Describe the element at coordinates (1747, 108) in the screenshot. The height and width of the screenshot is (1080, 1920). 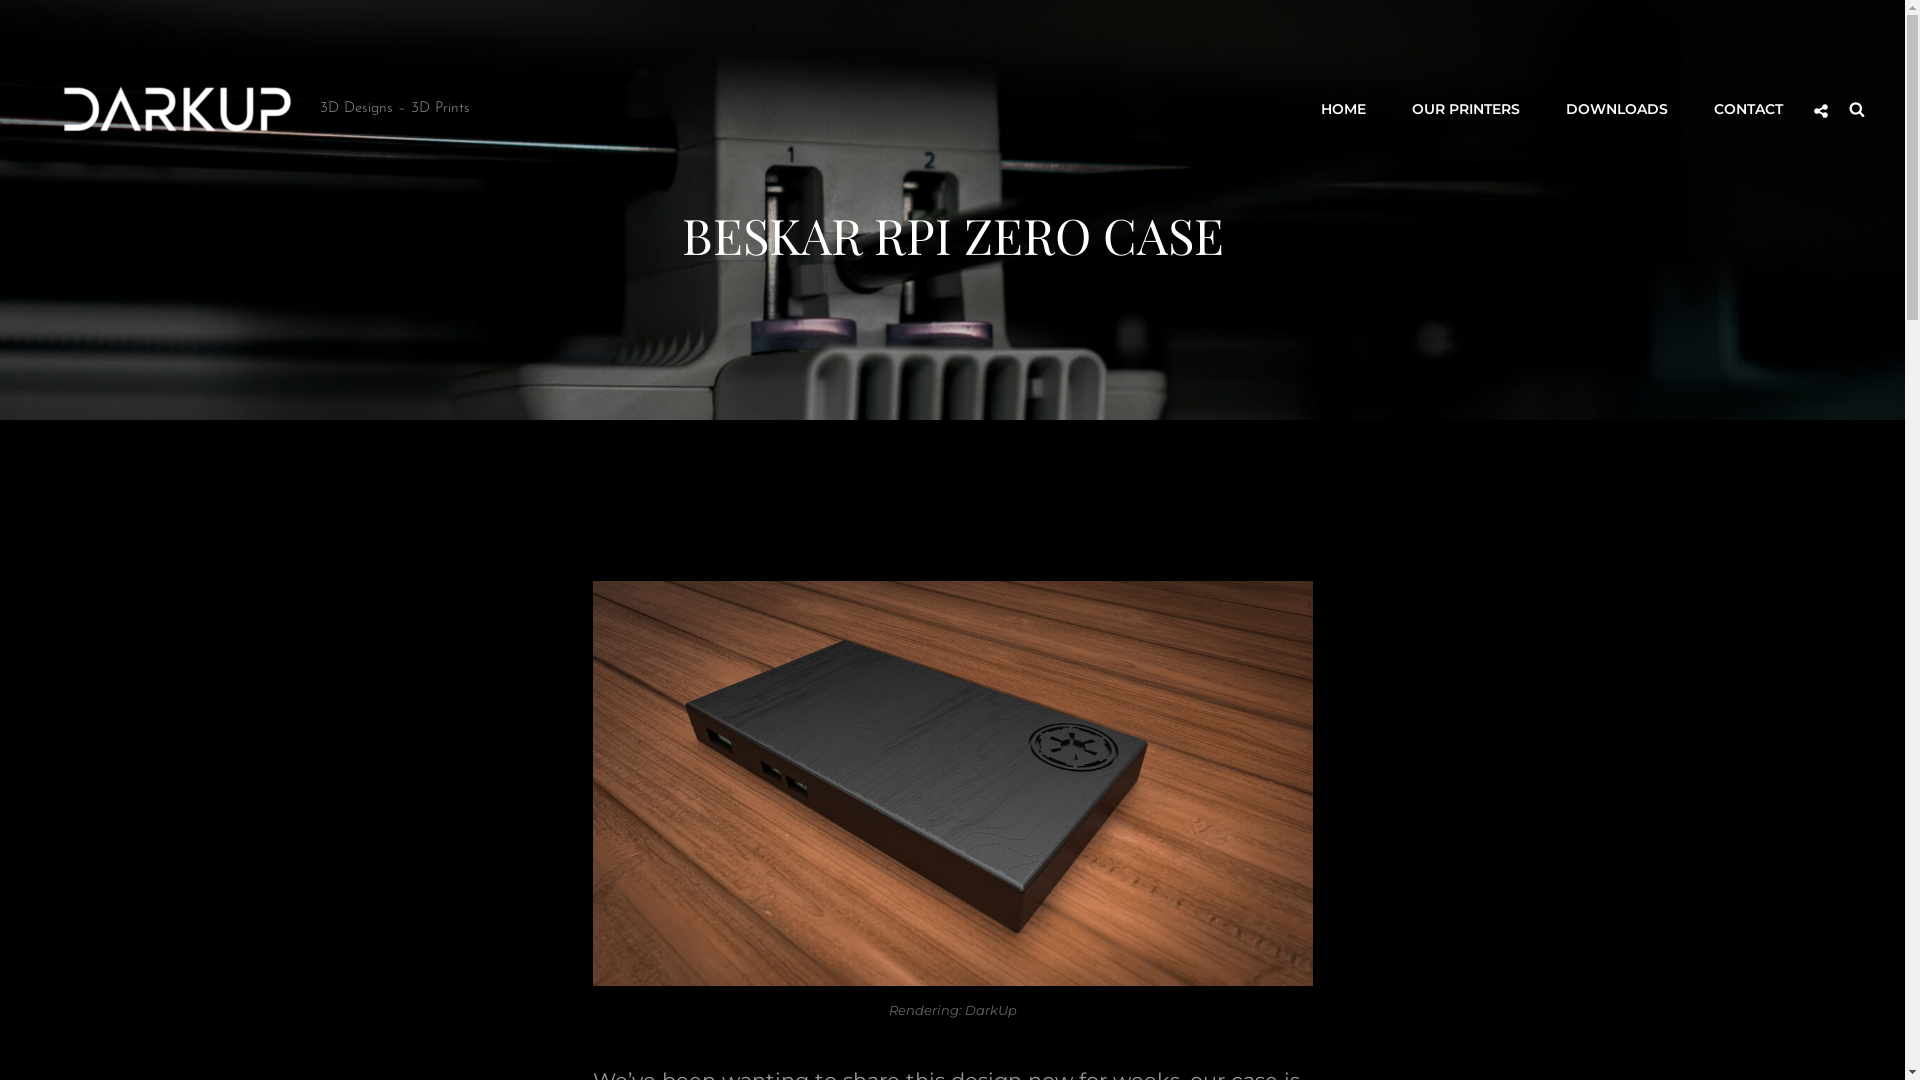
I see `'CONTACT'` at that location.